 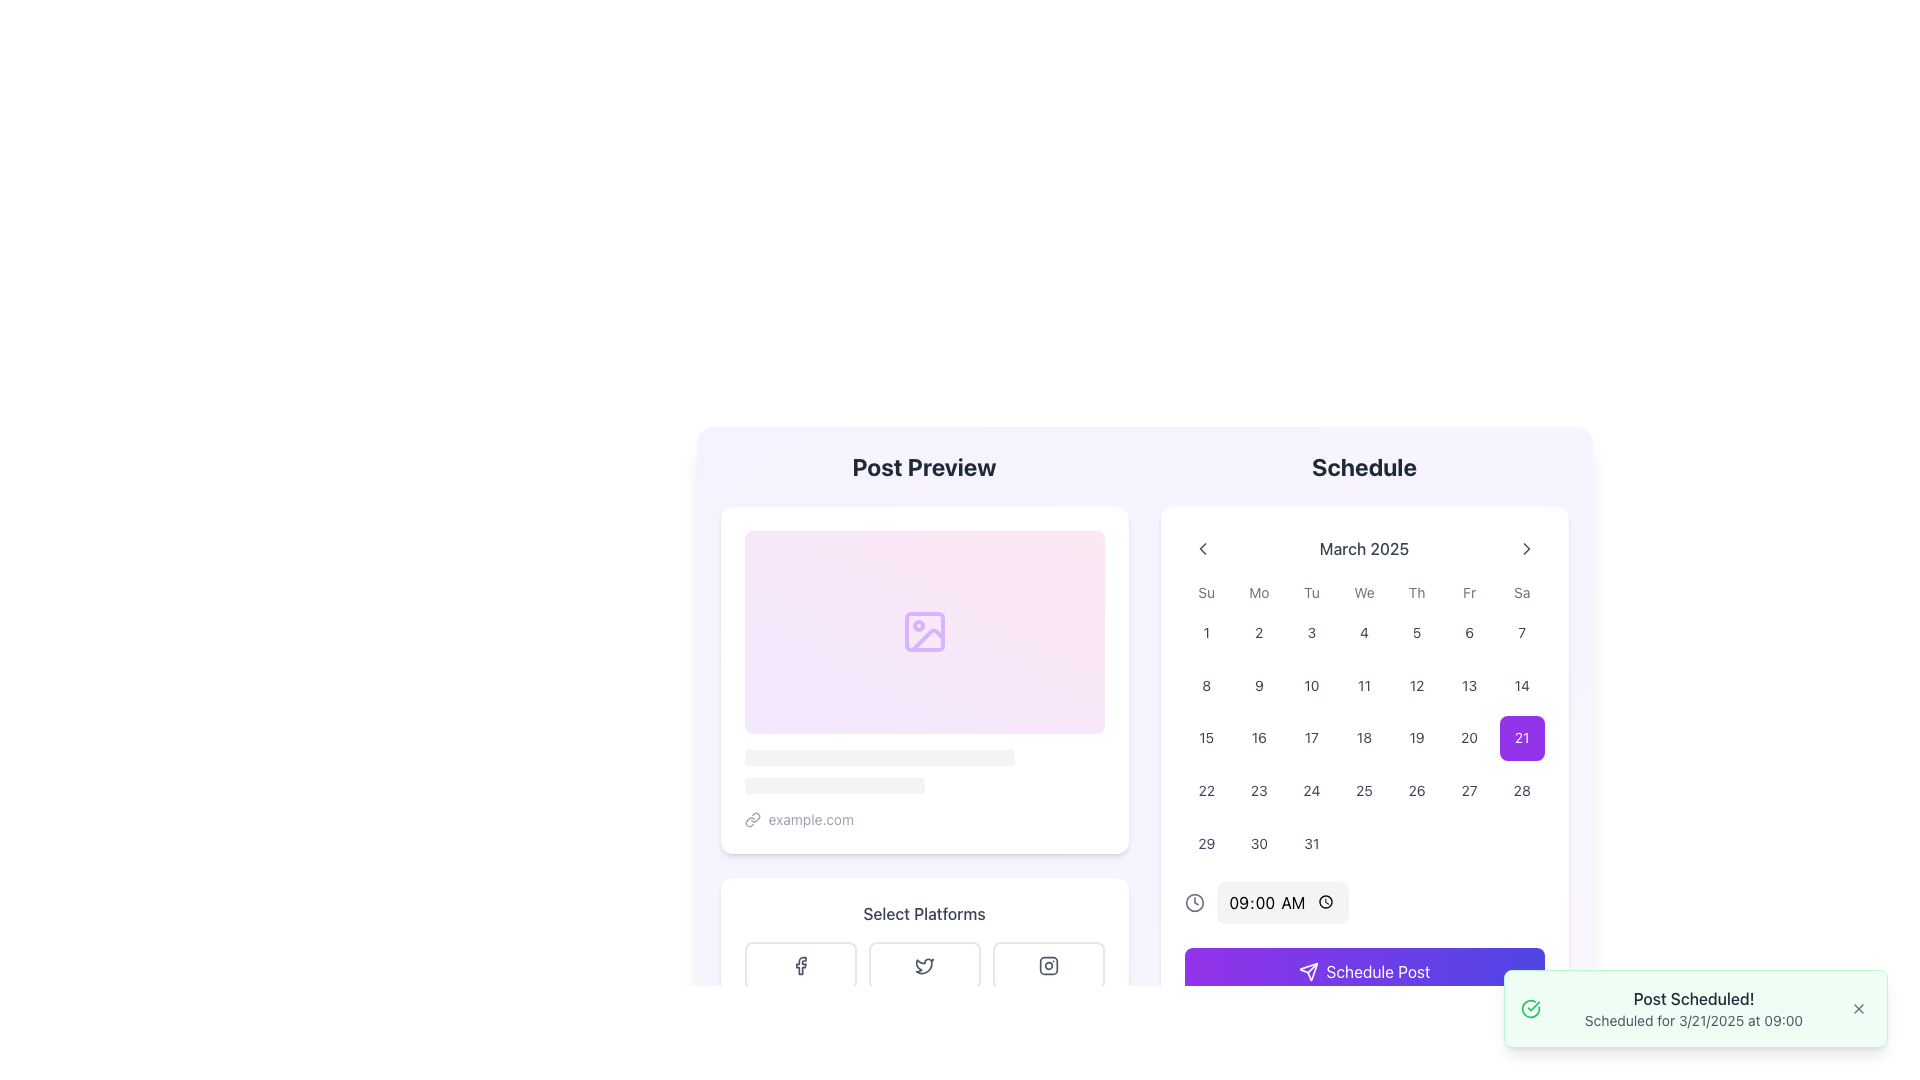 I want to click on the date '11' button in the calendar grid located in the 'Schedule' section, so click(x=1363, y=684).